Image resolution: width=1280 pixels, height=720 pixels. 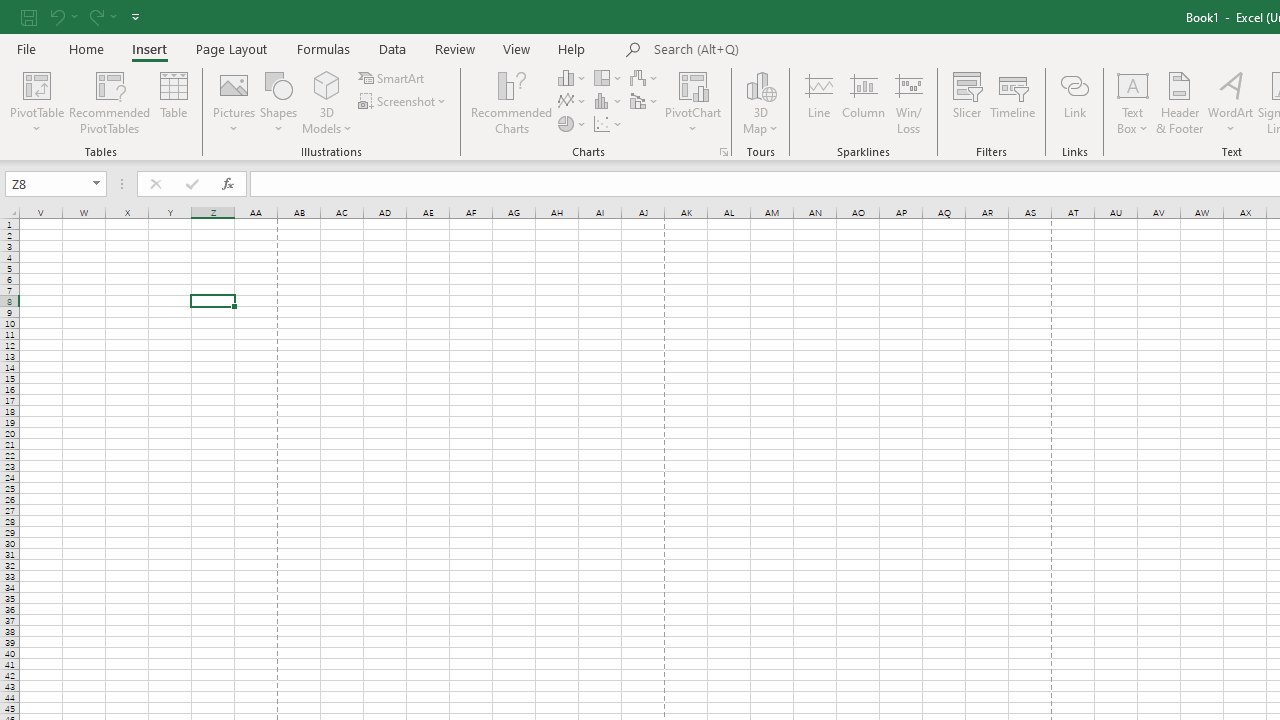 I want to click on 'Win/Loss', so click(x=908, y=103).